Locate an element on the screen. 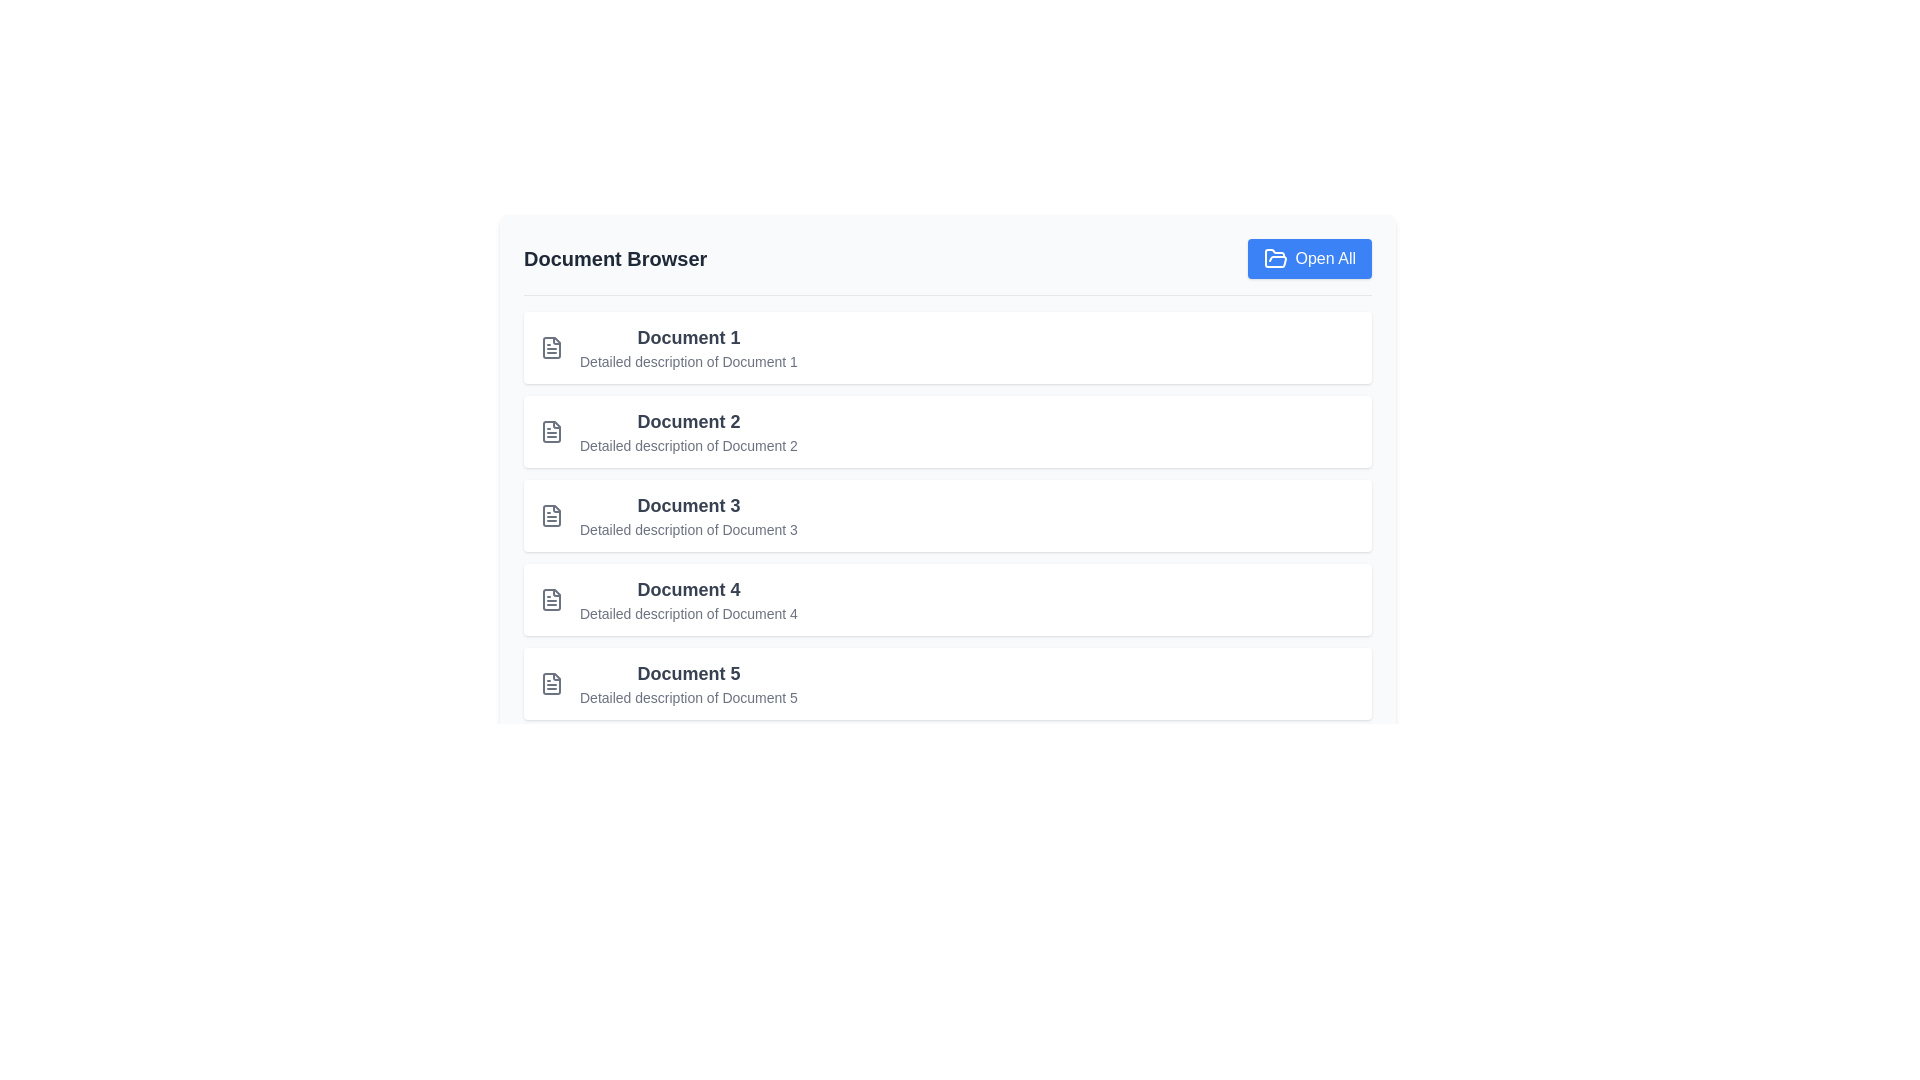 The image size is (1920, 1080). the appearance of the document icon located in the fifth item of the 'Document Browser' list, which features a light gray document symbol with text lines, positioned to the left of 'Document 5' is located at coordinates (552, 682).